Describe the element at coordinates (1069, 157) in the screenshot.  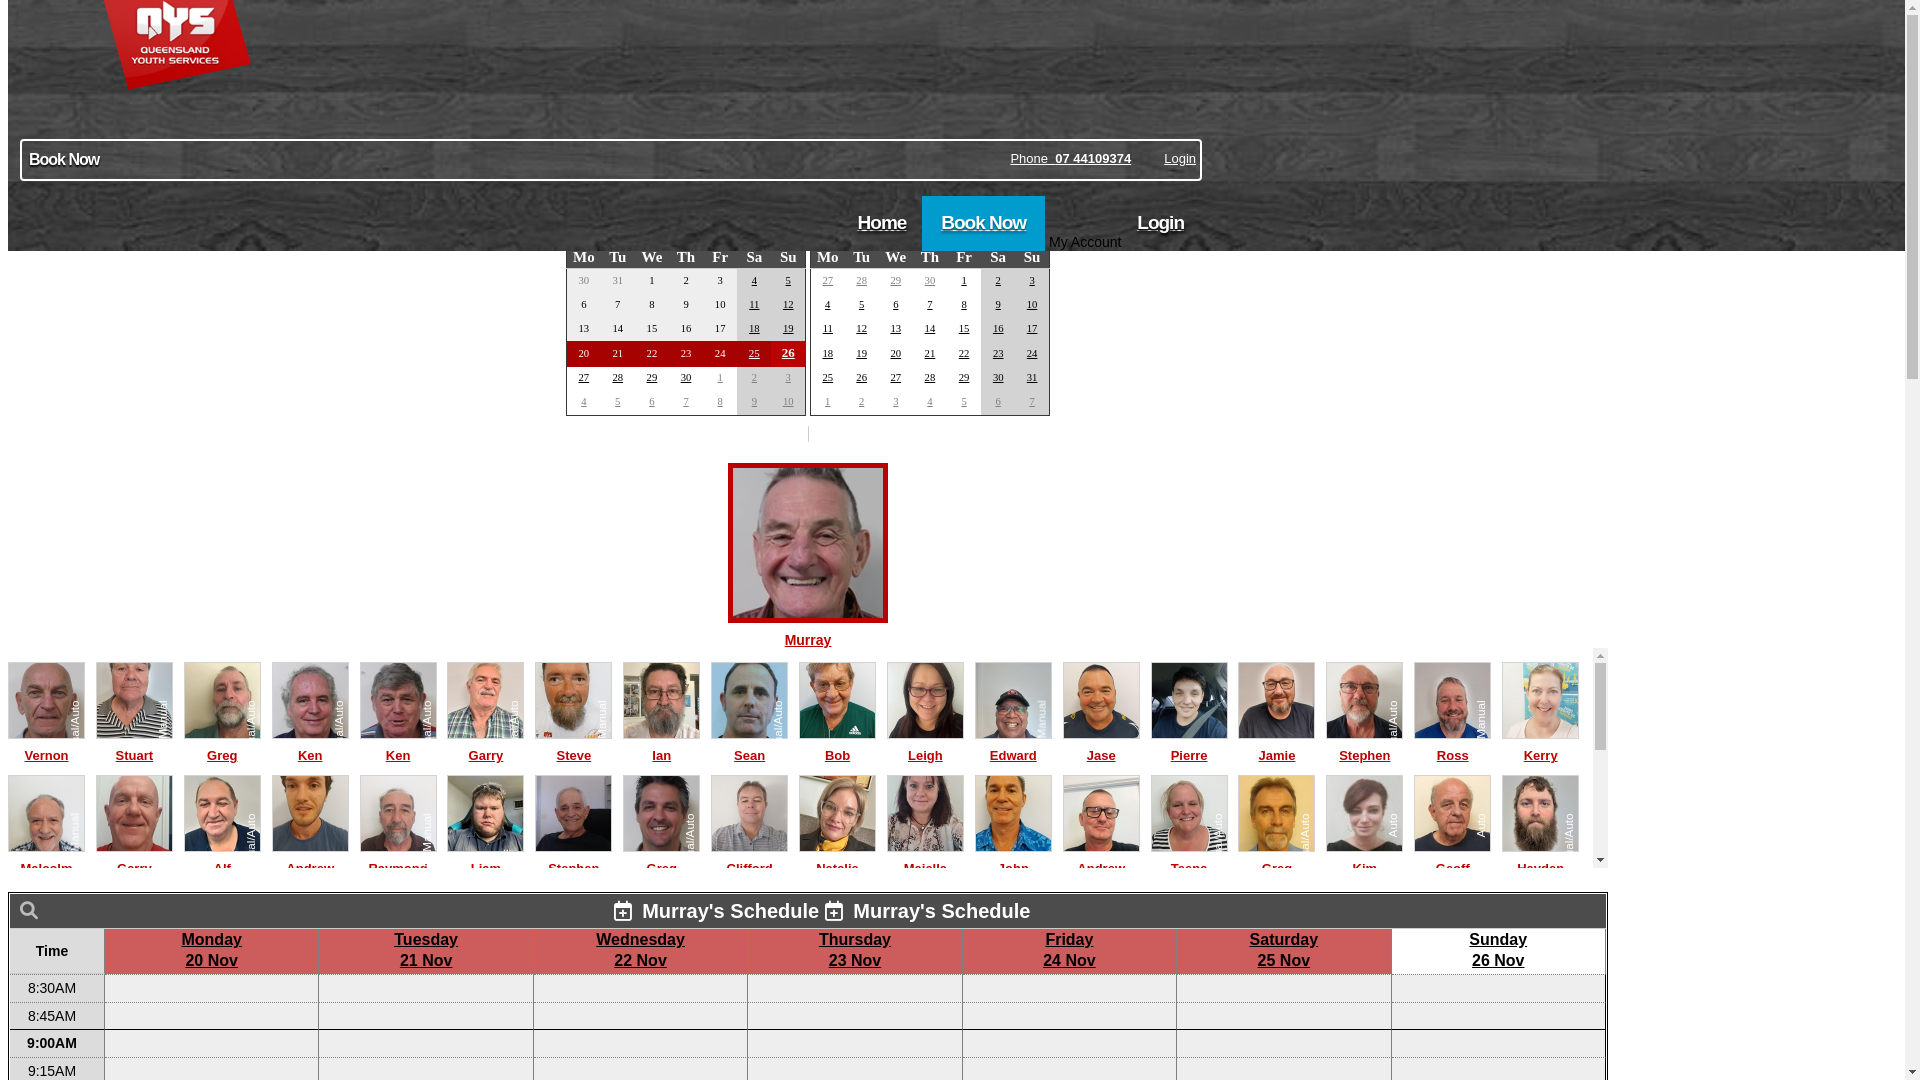
I see `'Phone  07 44109374'` at that location.